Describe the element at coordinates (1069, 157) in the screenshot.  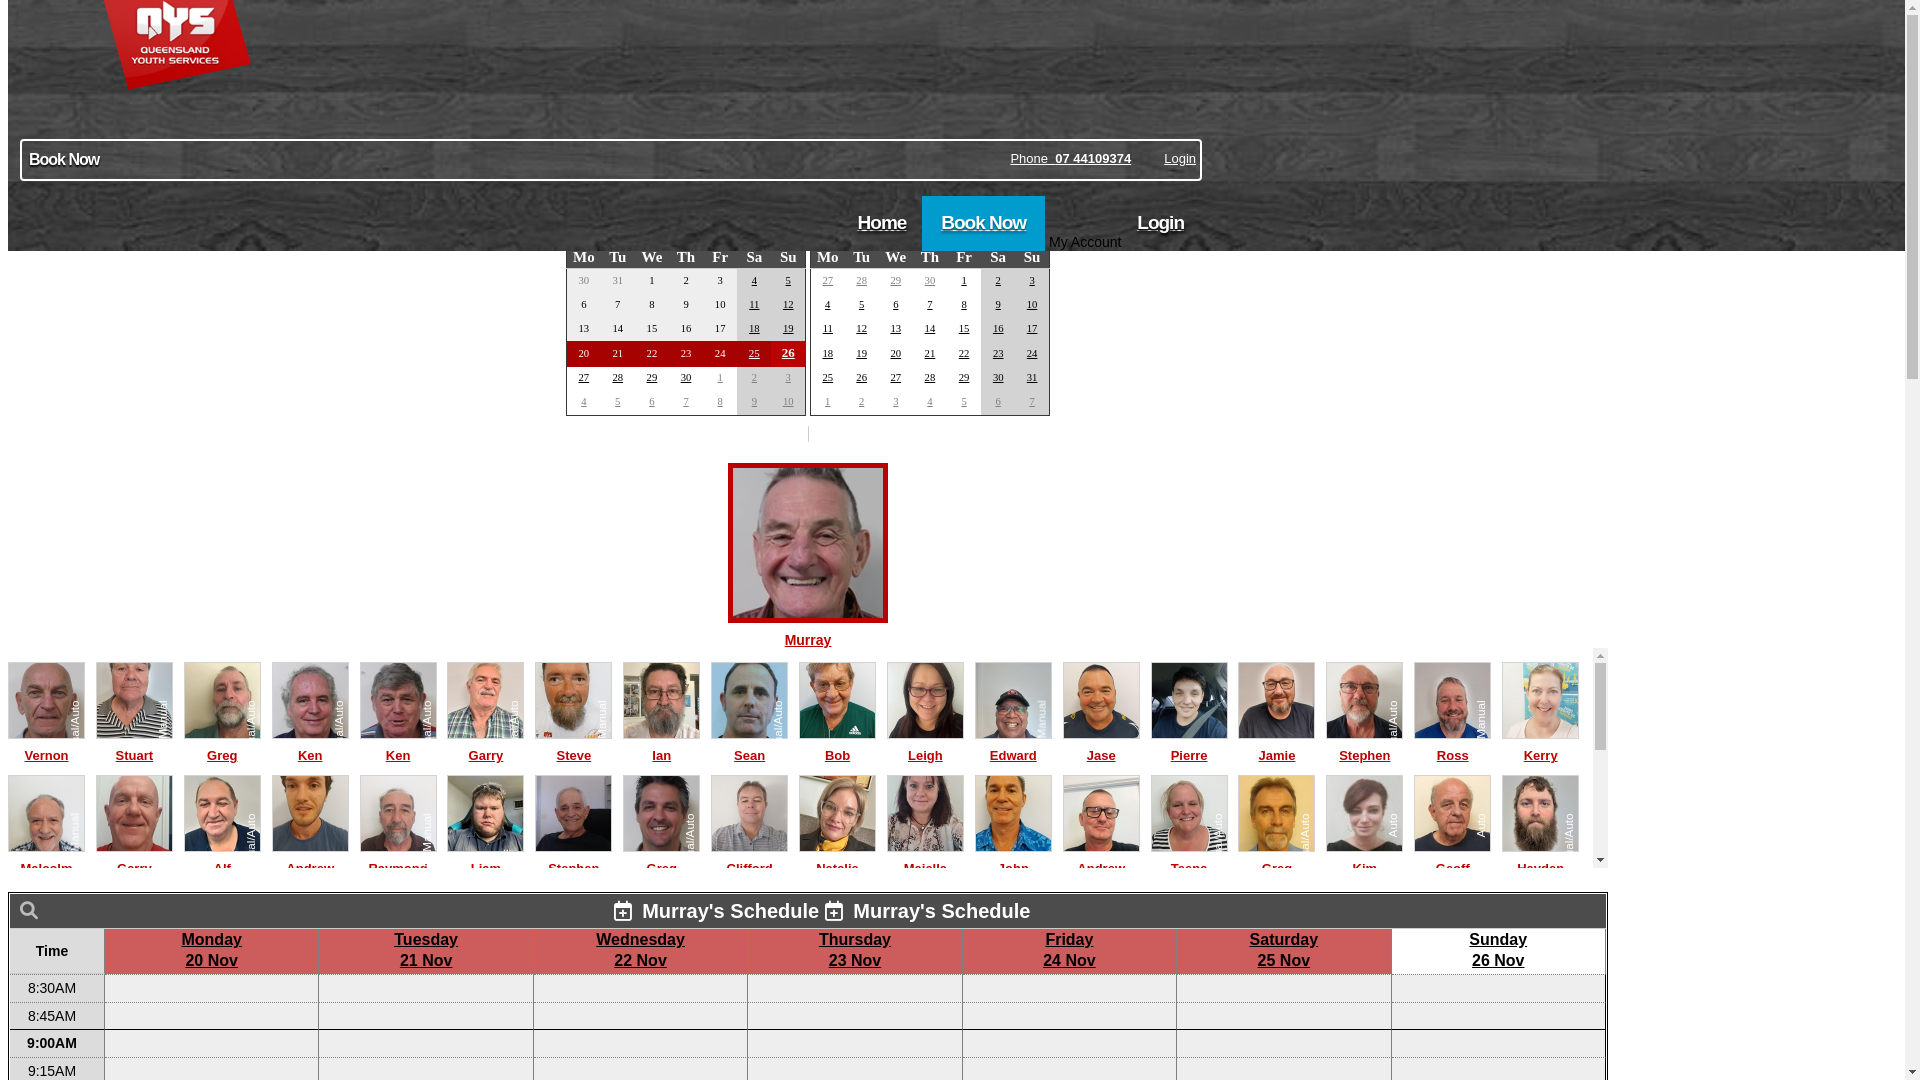
I see `'Phone  07 44109374'` at that location.